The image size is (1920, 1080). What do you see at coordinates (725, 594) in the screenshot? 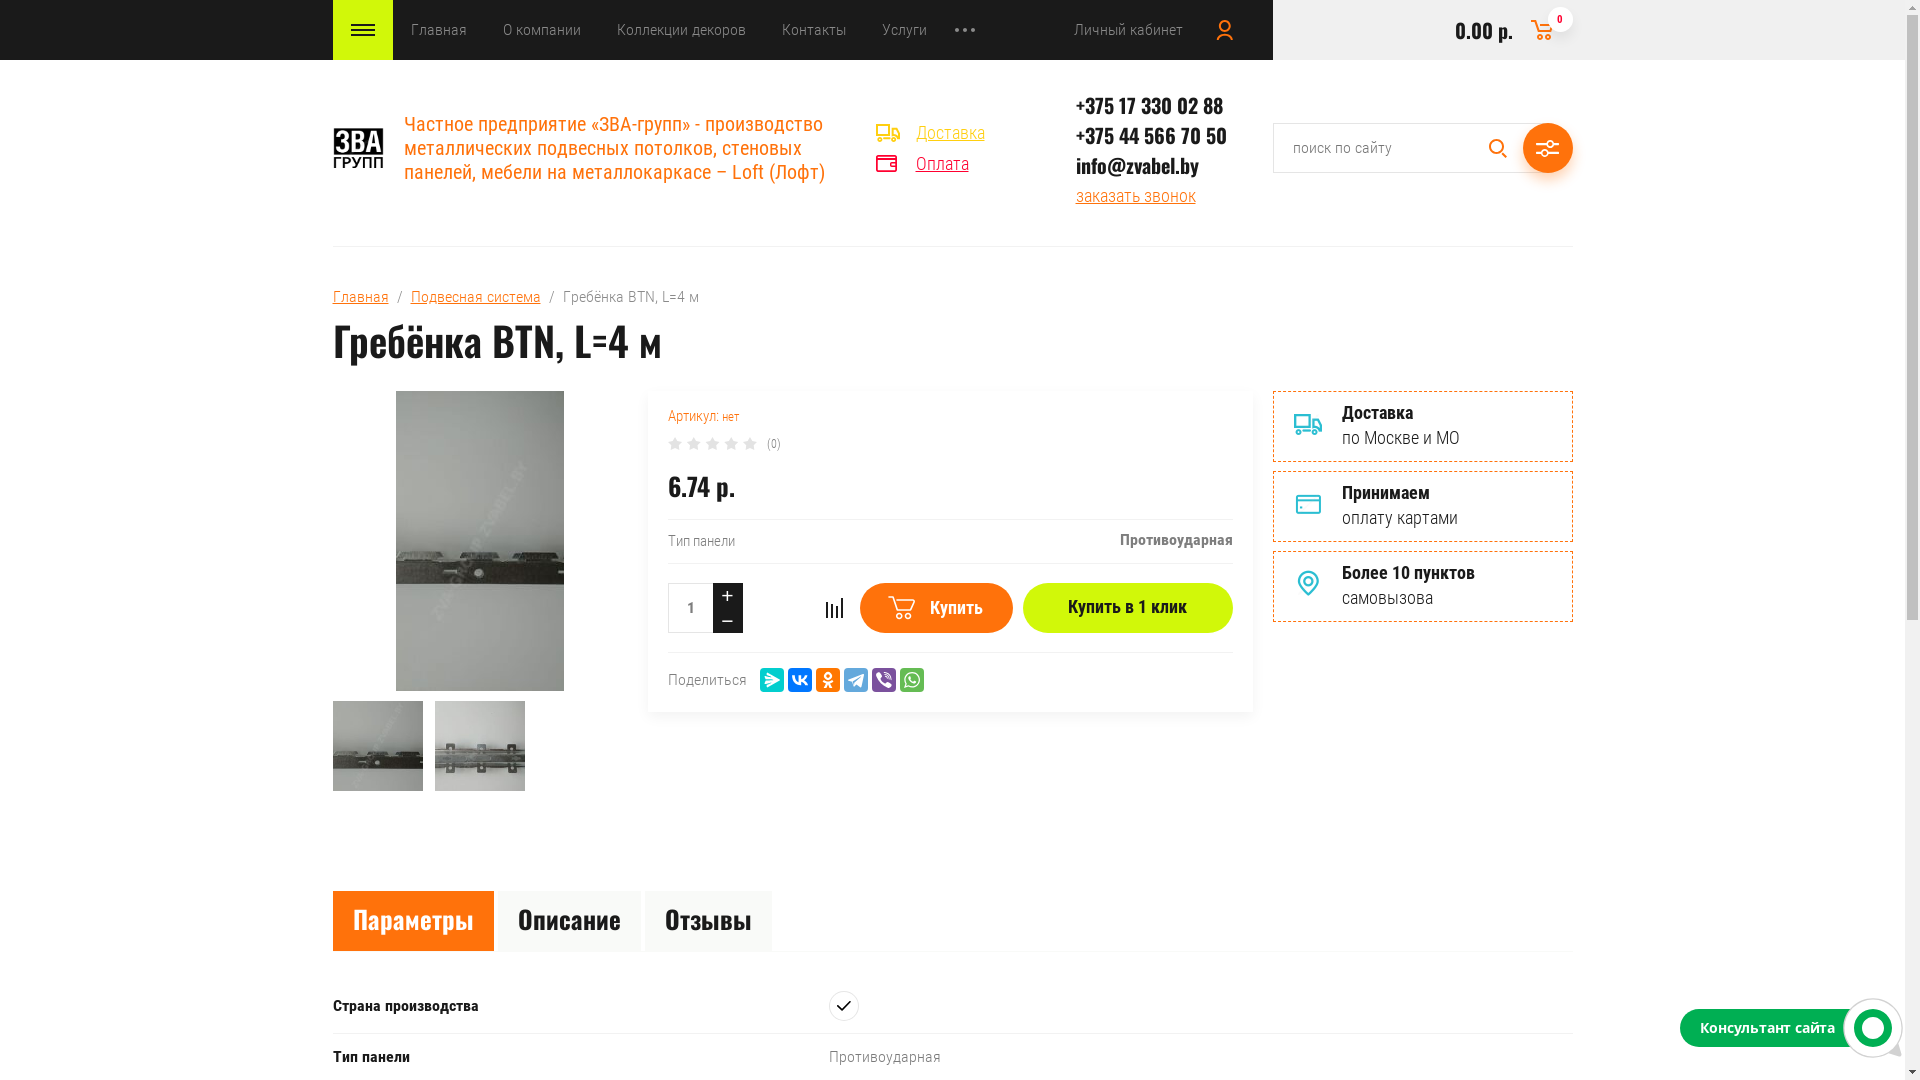
I see `'+'` at bounding box center [725, 594].